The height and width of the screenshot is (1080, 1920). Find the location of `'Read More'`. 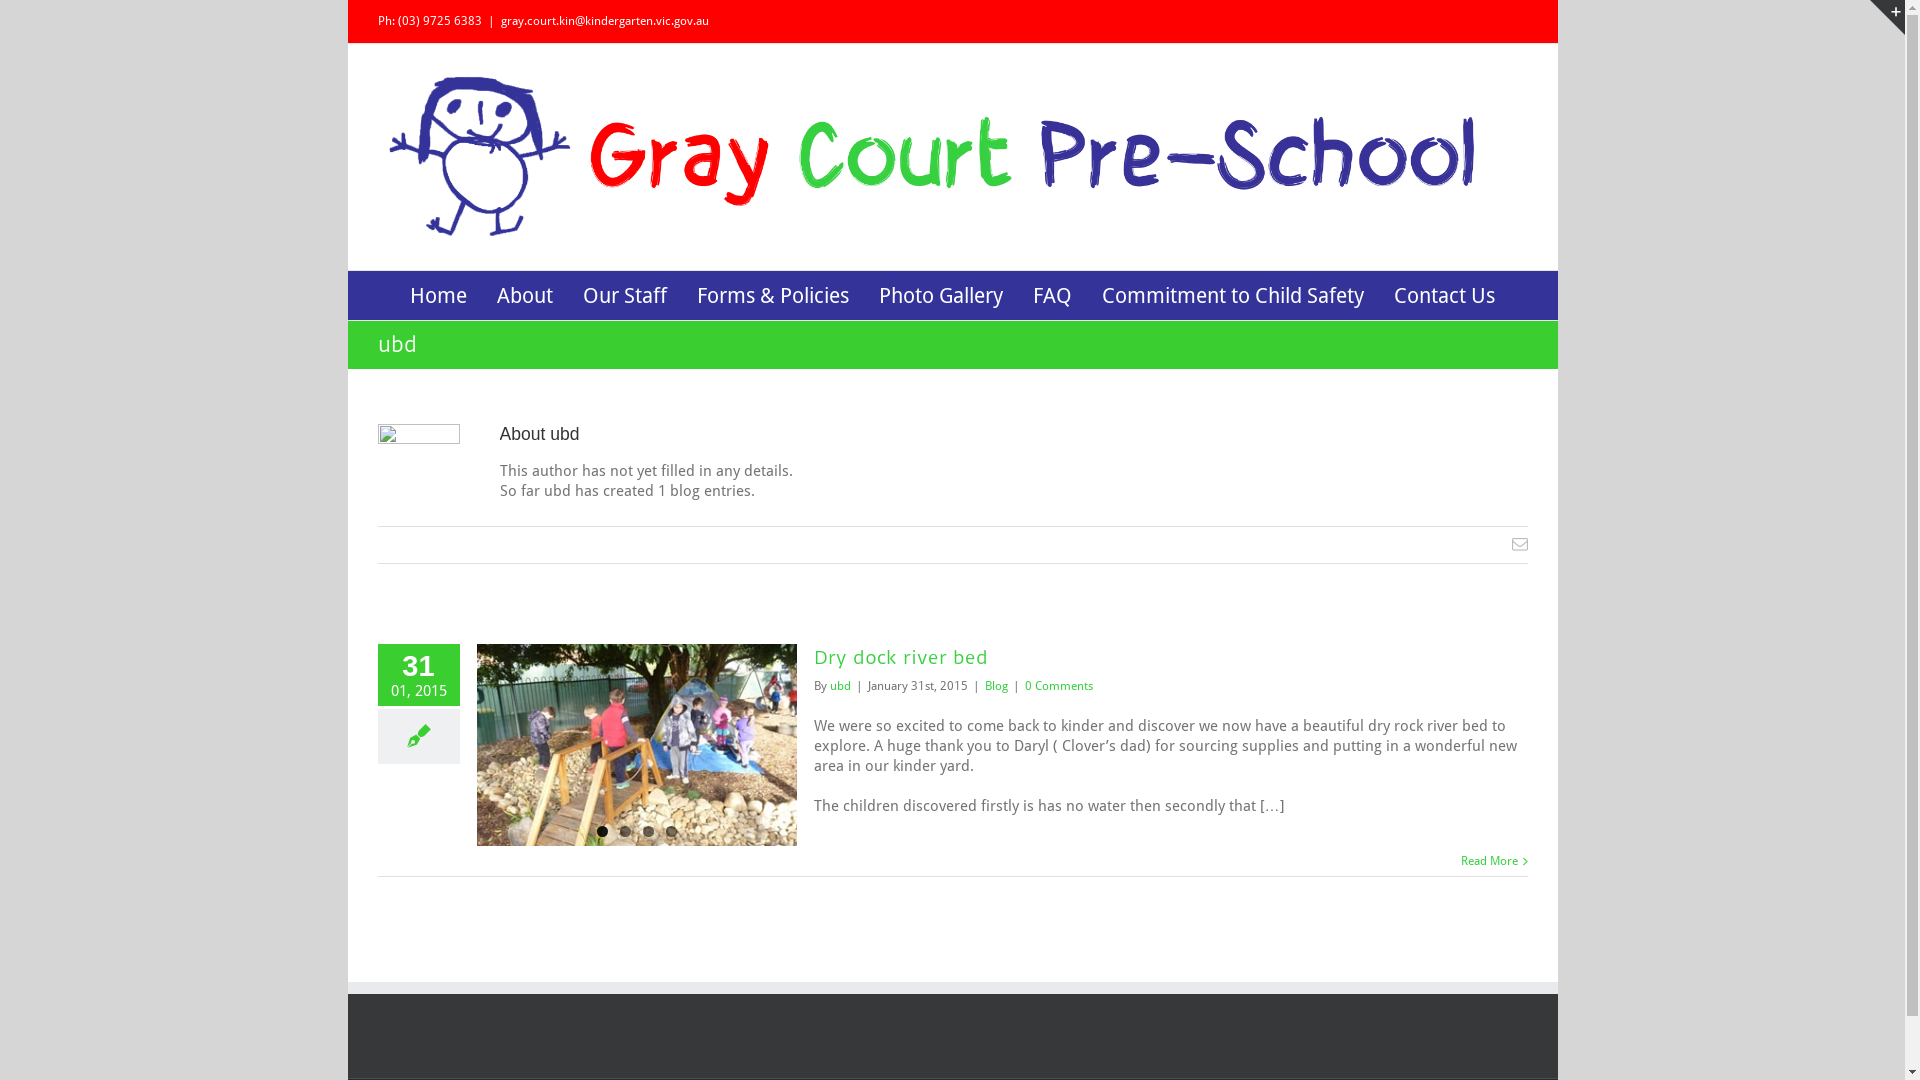

'Read More' is located at coordinates (1488, 859).